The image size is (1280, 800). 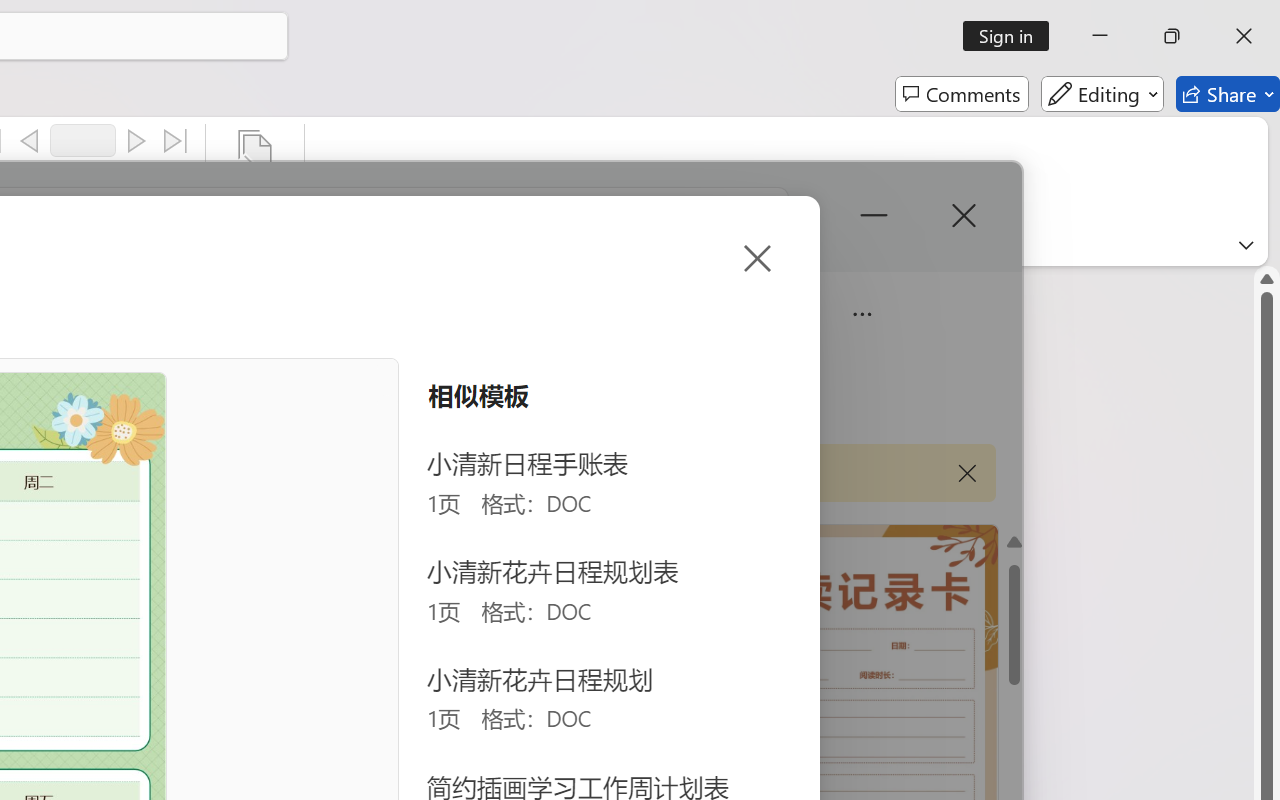 What do you see at coordinates (135, 141) in the screenshot?
I see `'Next'` at bounding box center [135, 141].